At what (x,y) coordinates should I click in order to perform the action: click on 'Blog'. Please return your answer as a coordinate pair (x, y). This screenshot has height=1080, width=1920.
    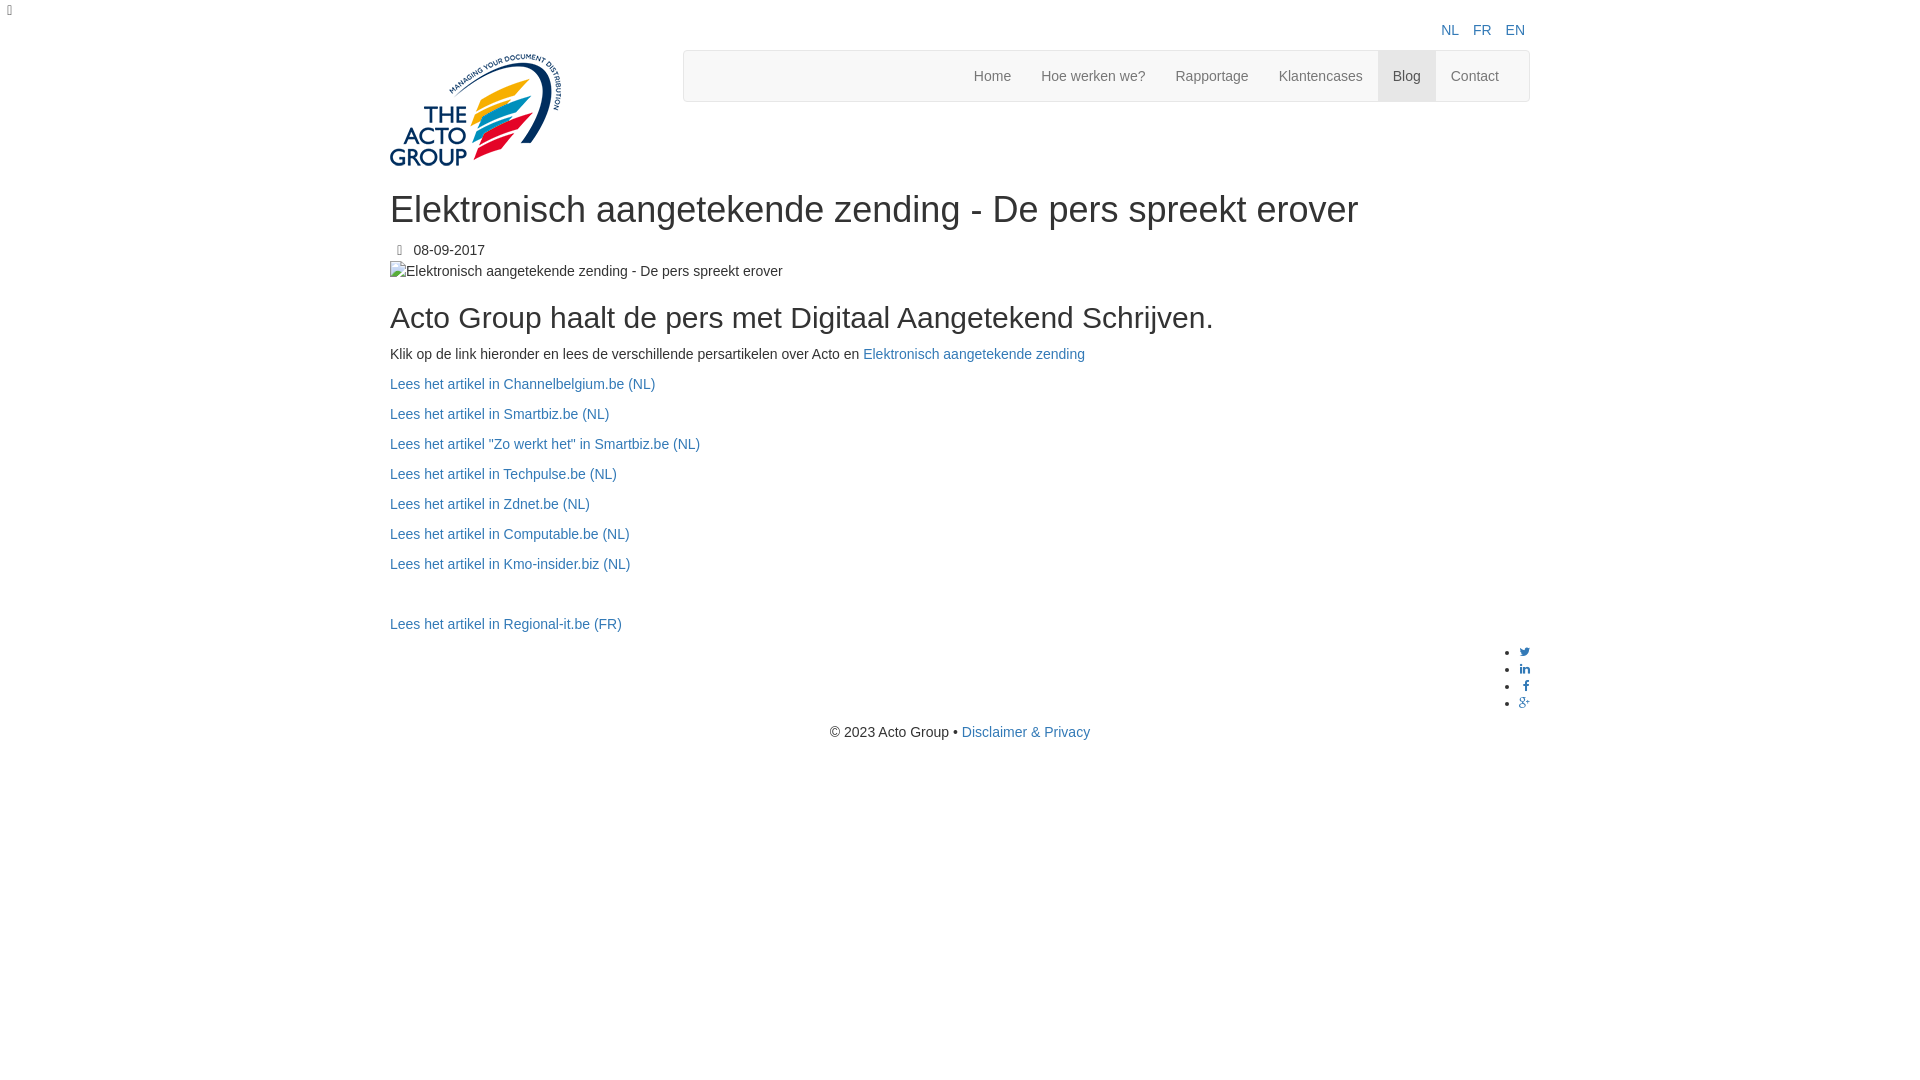
    Looking at the image, I should click on (1405, 75).